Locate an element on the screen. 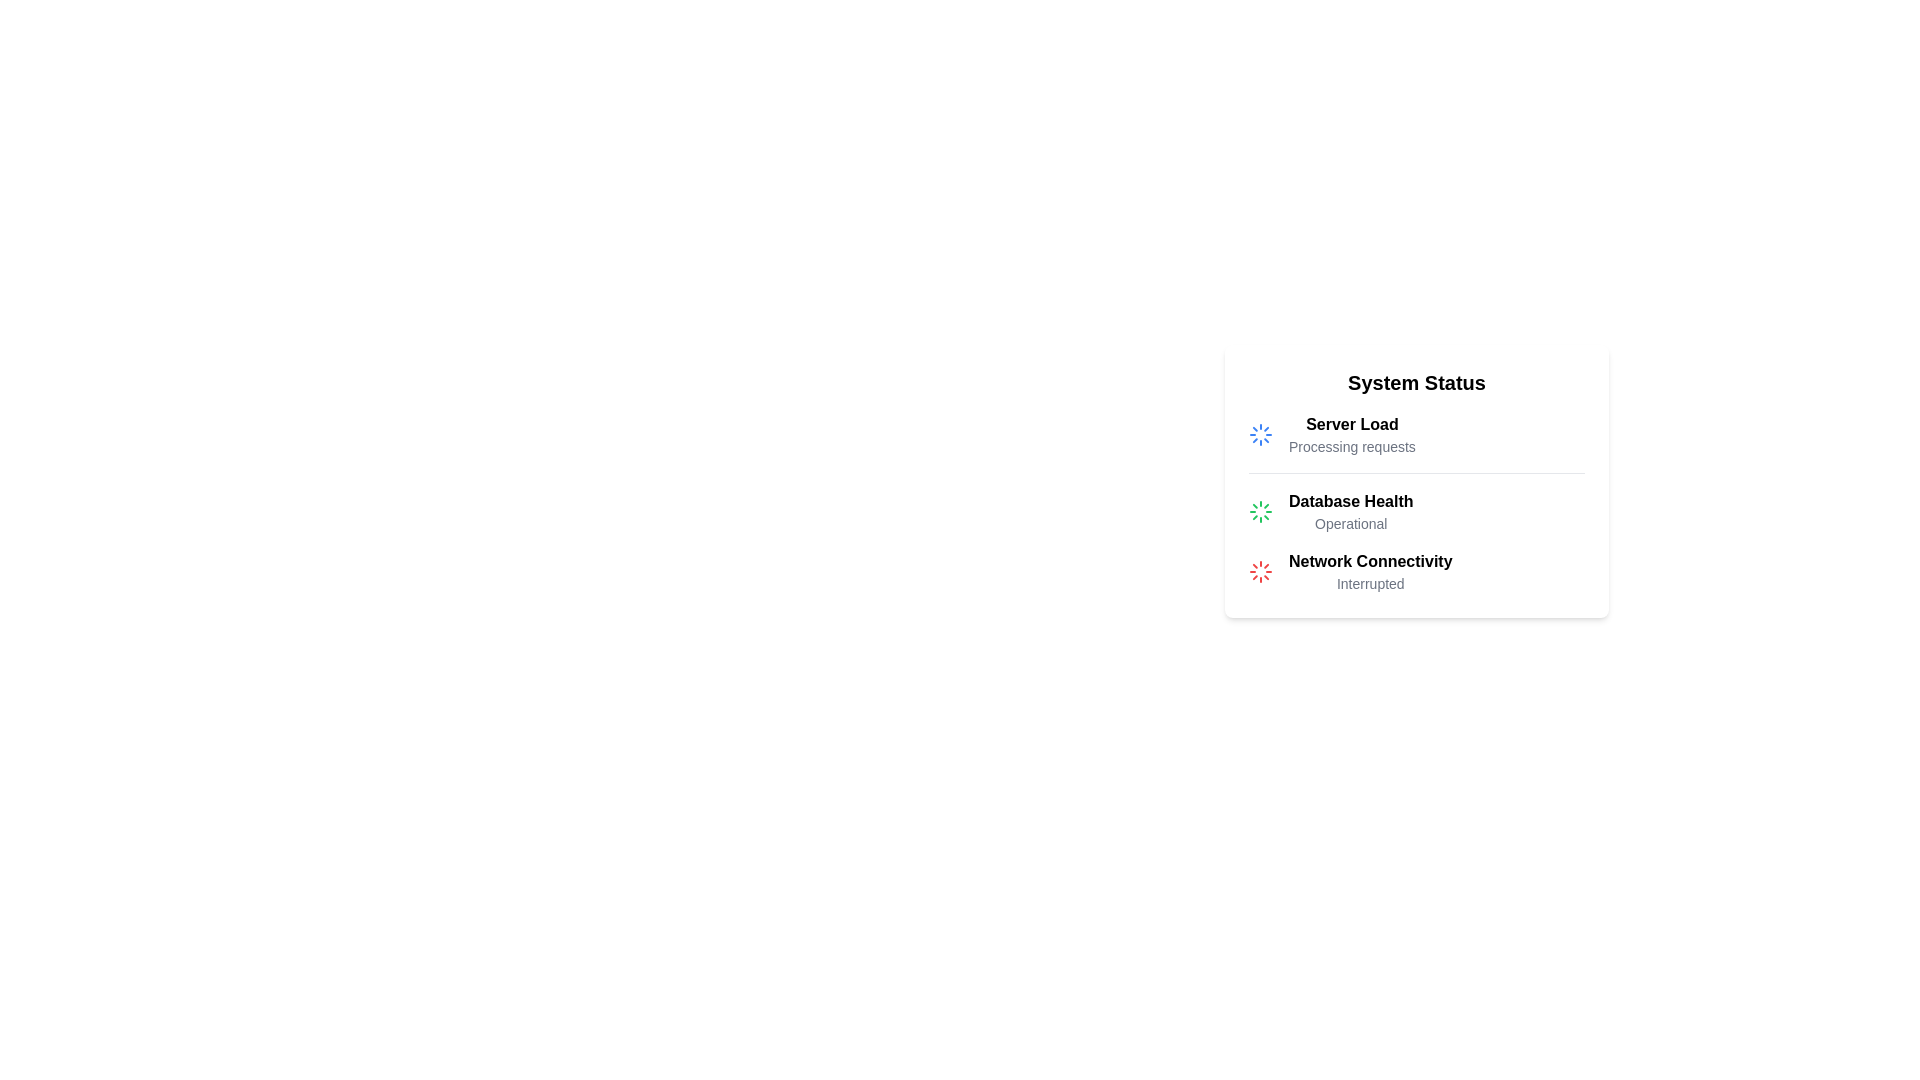 This screenshot has height=1080, width=1920. the static text label indicating the current state of server operations, located below 'Server Load' in the 'System Status' panel is located at coordinates (1352, 446).